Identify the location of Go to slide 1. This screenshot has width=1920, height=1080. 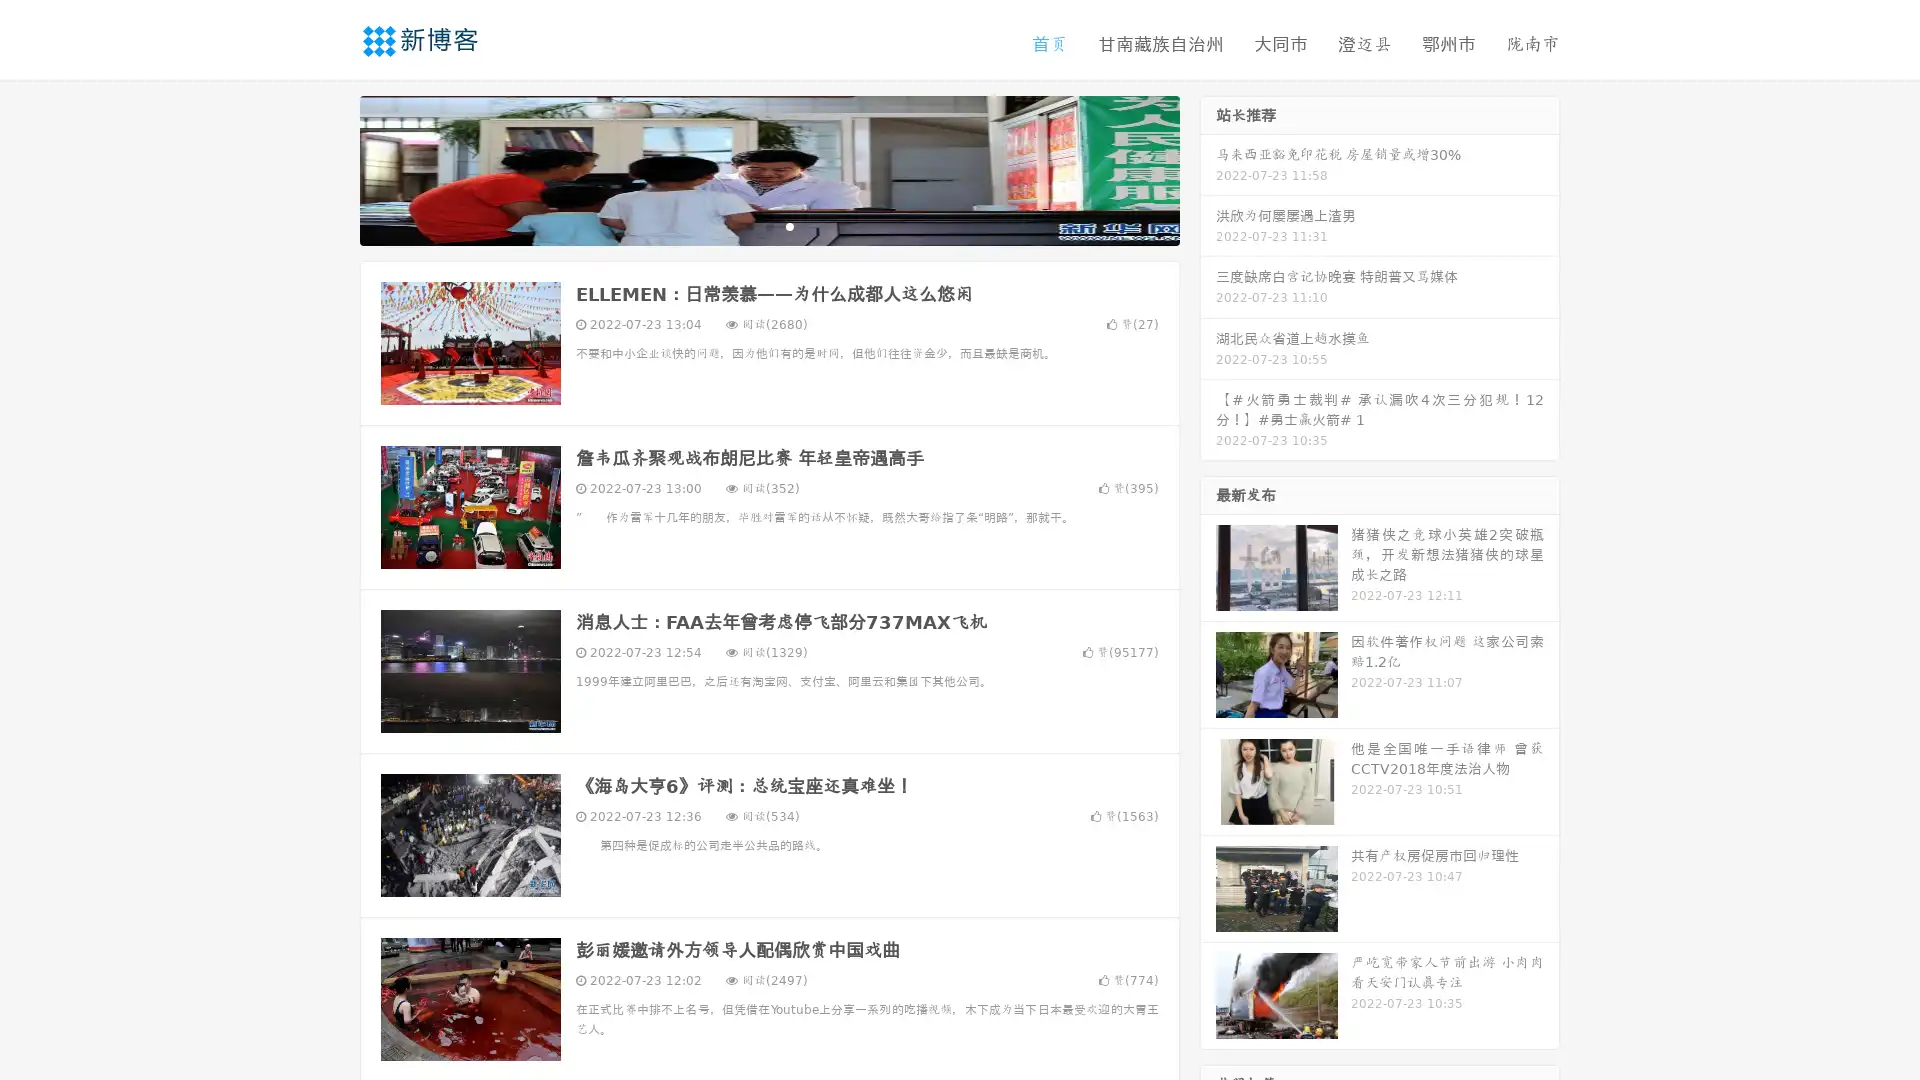
(748, 225).